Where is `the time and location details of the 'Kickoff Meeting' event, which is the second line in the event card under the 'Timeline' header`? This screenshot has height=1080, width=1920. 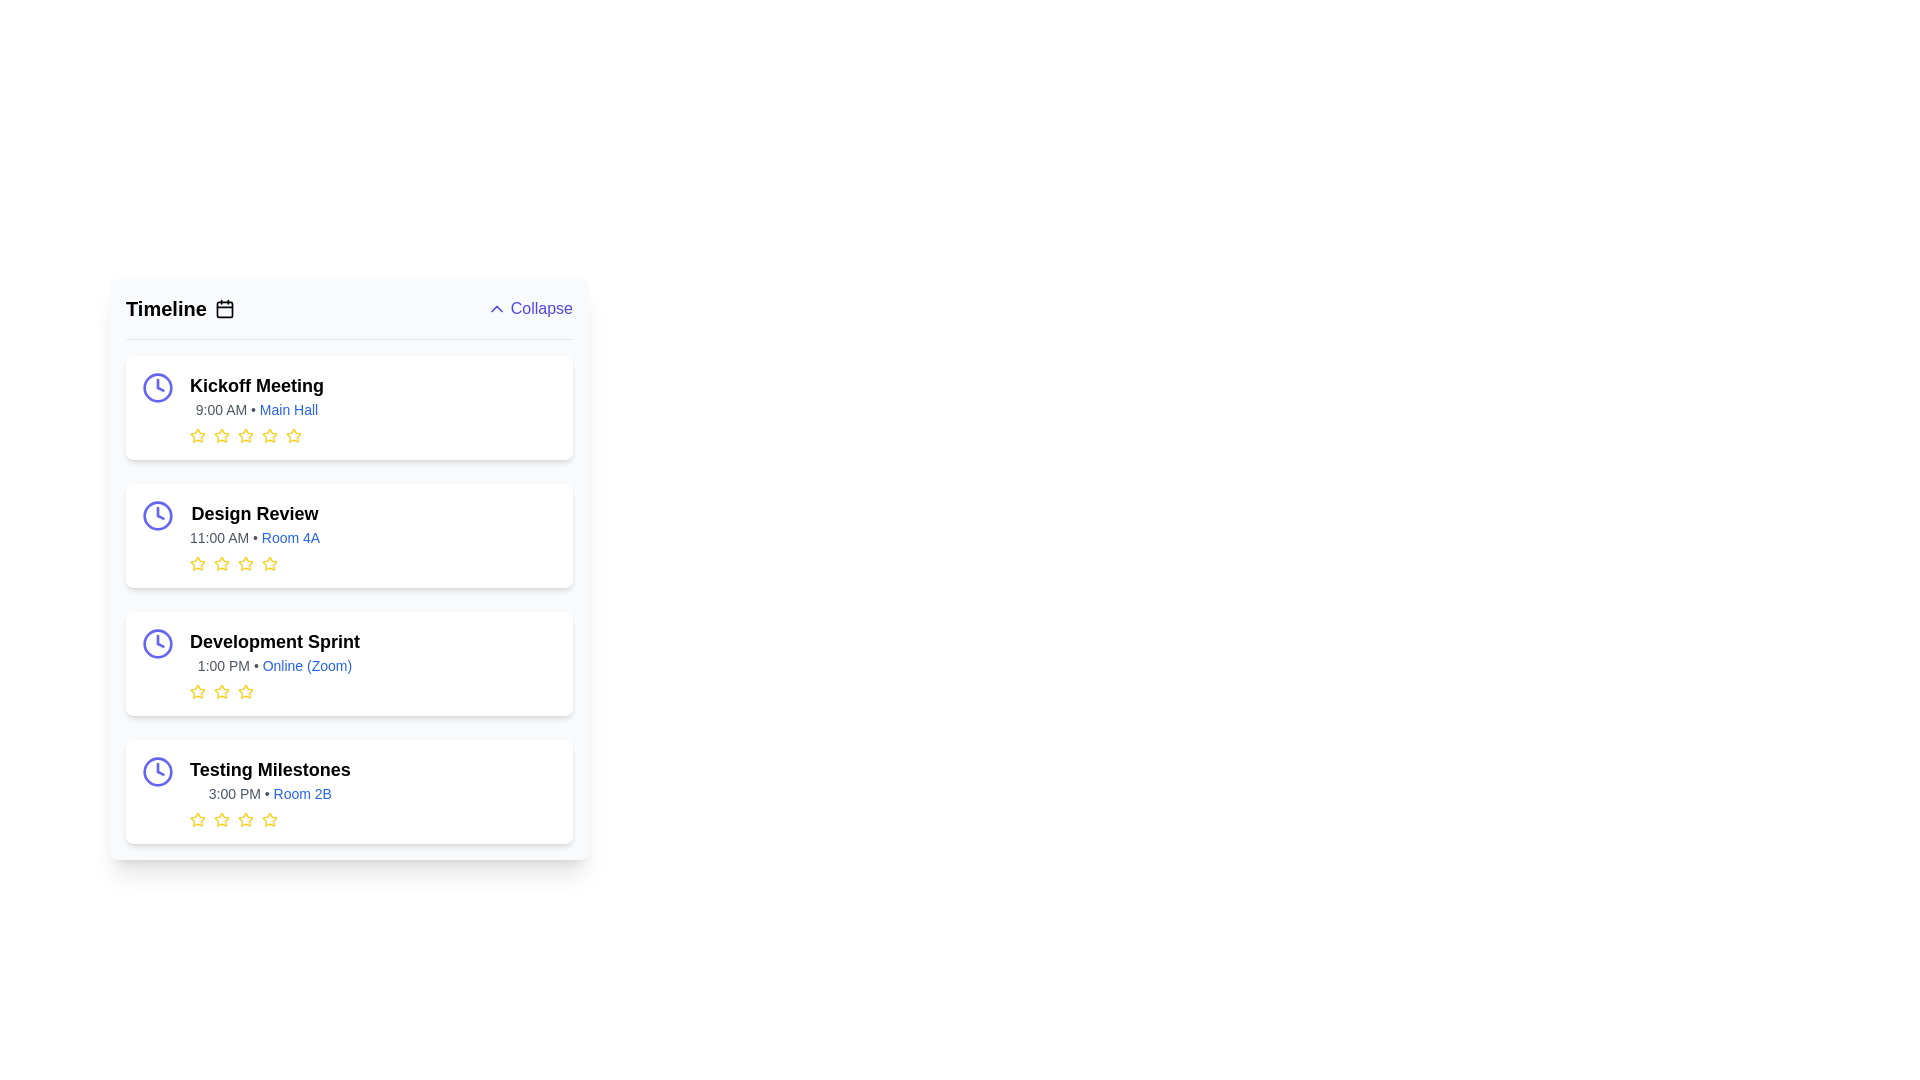 the time and location details of the 'Kickoff Meeting' event, which is the second line in the event card under the 'Timeline' header is located at coordinates (256, 408).